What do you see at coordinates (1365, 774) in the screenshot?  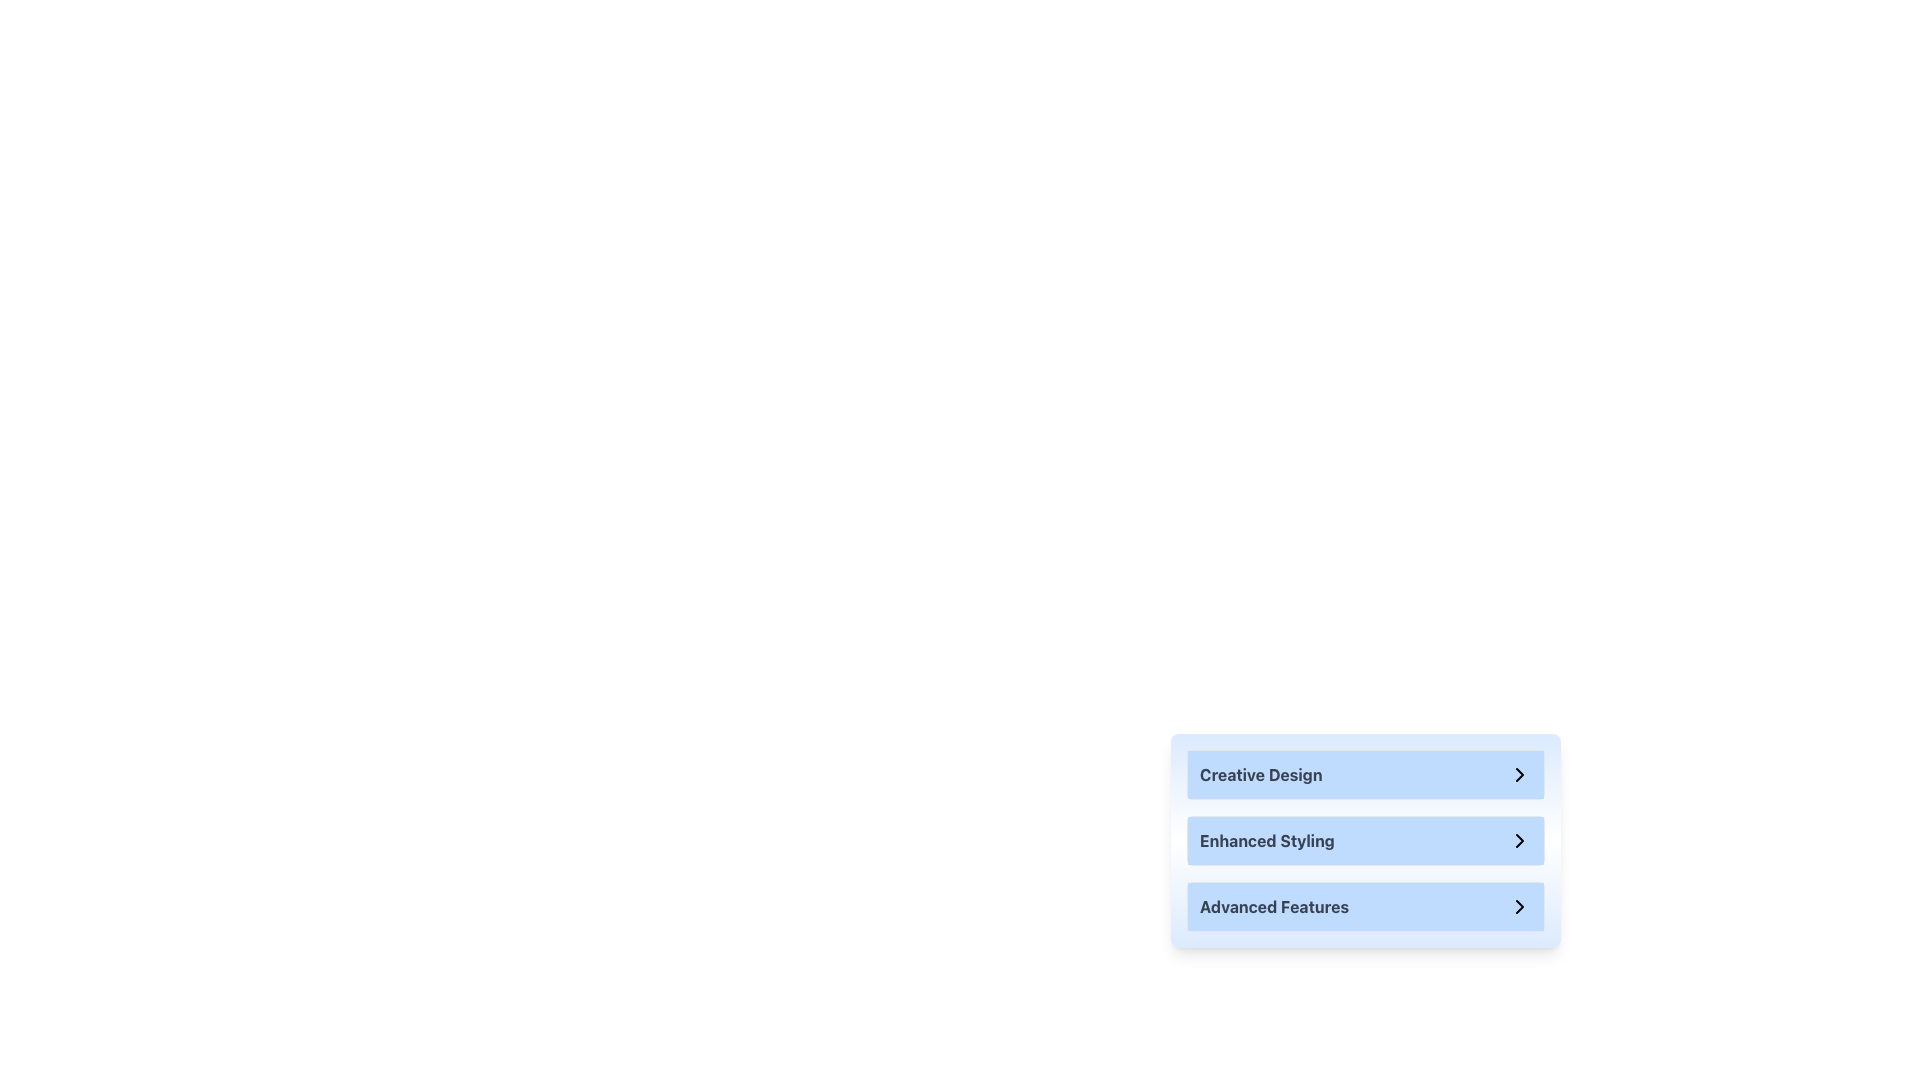 I see `first item in the vertical list labeled 'Creative Design' for its details` at bounding box center [1365, 774].